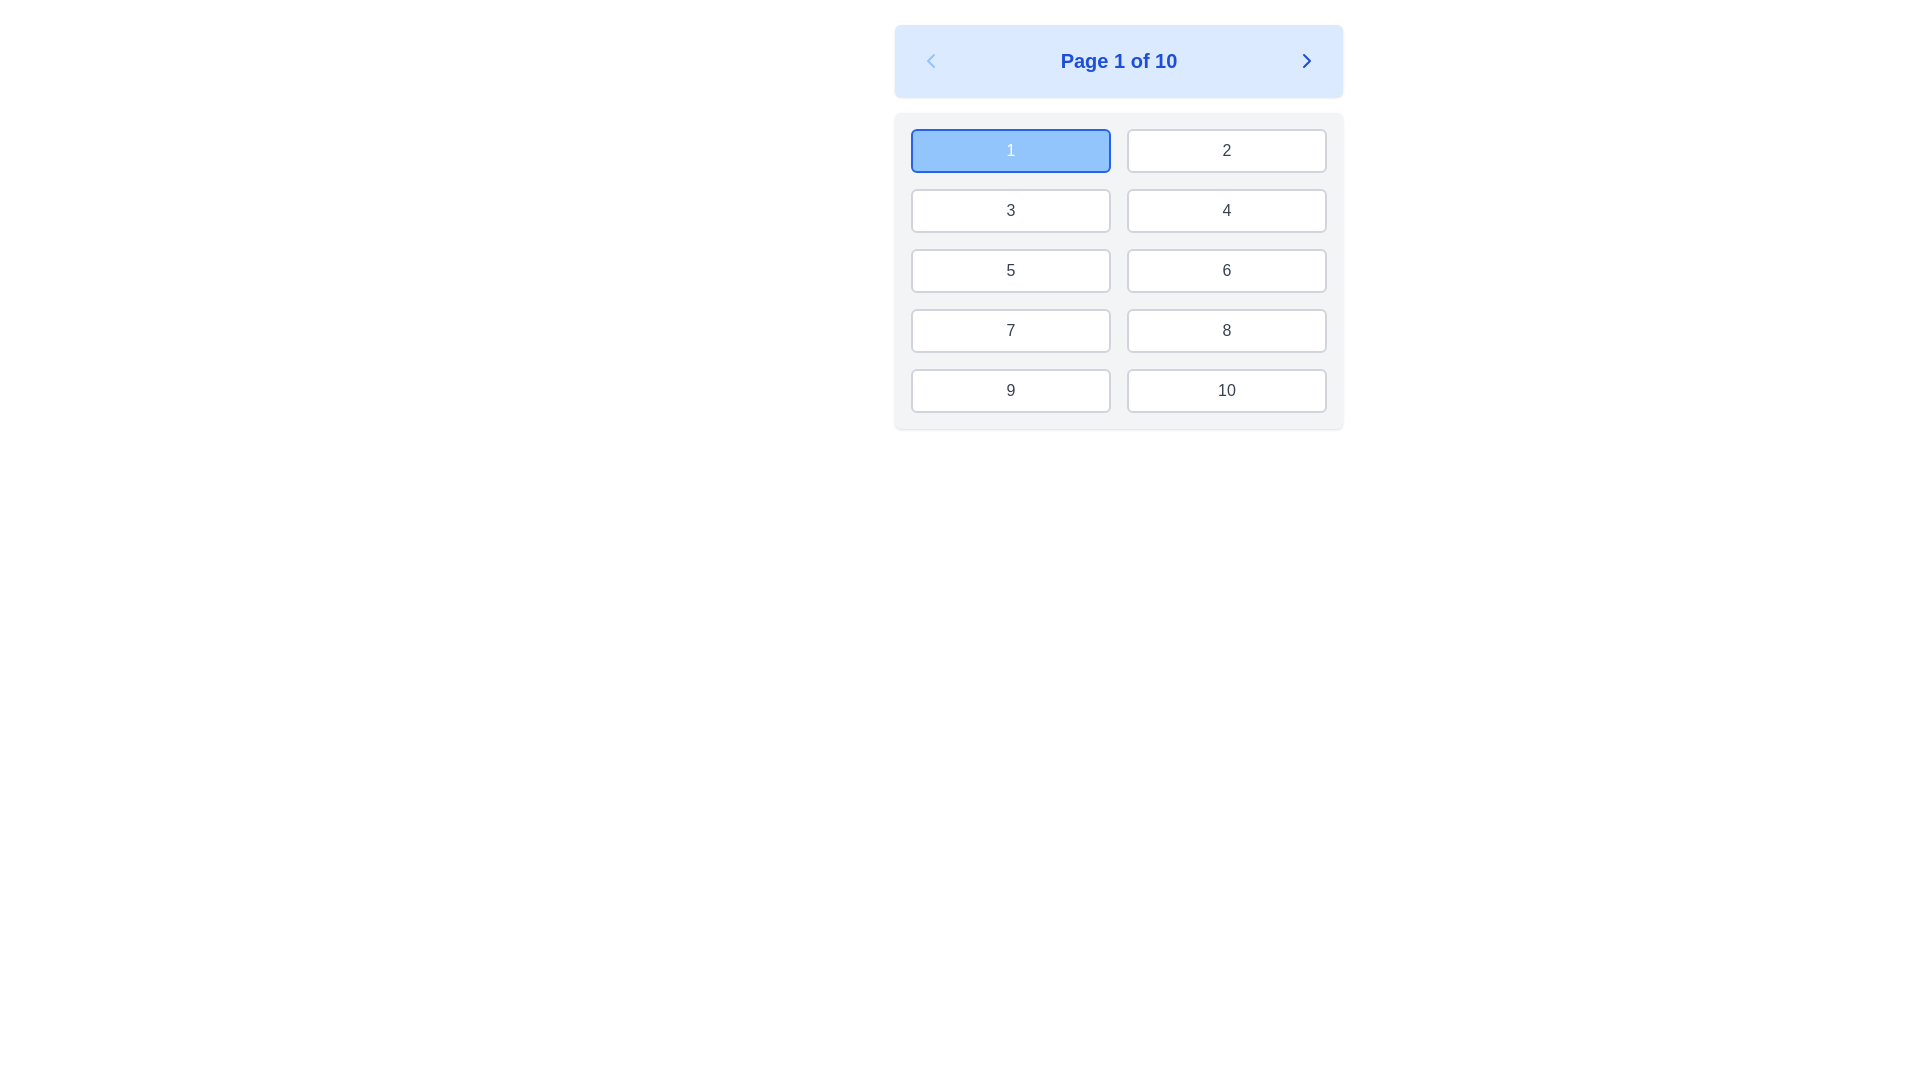 The width and height of the screenshot is (1920, 1080). Describe the element at coordinates (1306, 60) in the screenshot. I see `the button positioned to the far right within the blue header section of the pagination component` at that location.